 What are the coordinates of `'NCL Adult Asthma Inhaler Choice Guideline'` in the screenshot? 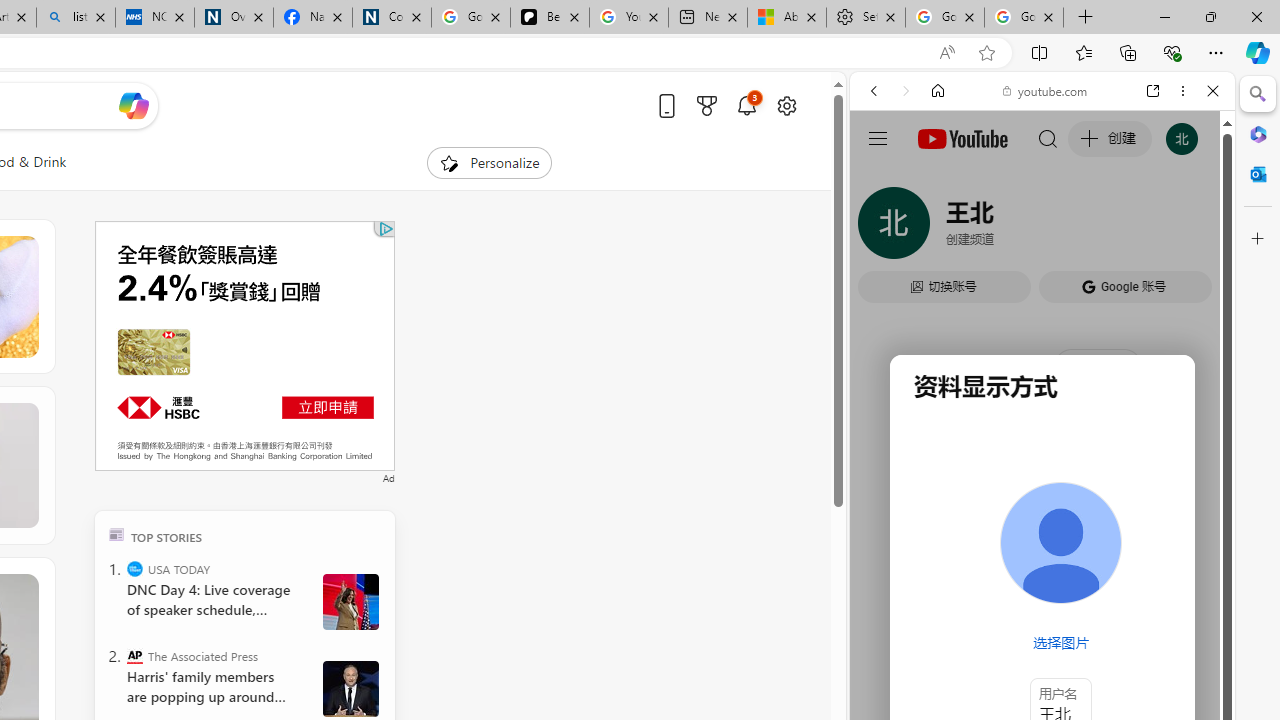 It's located at (154, 17).